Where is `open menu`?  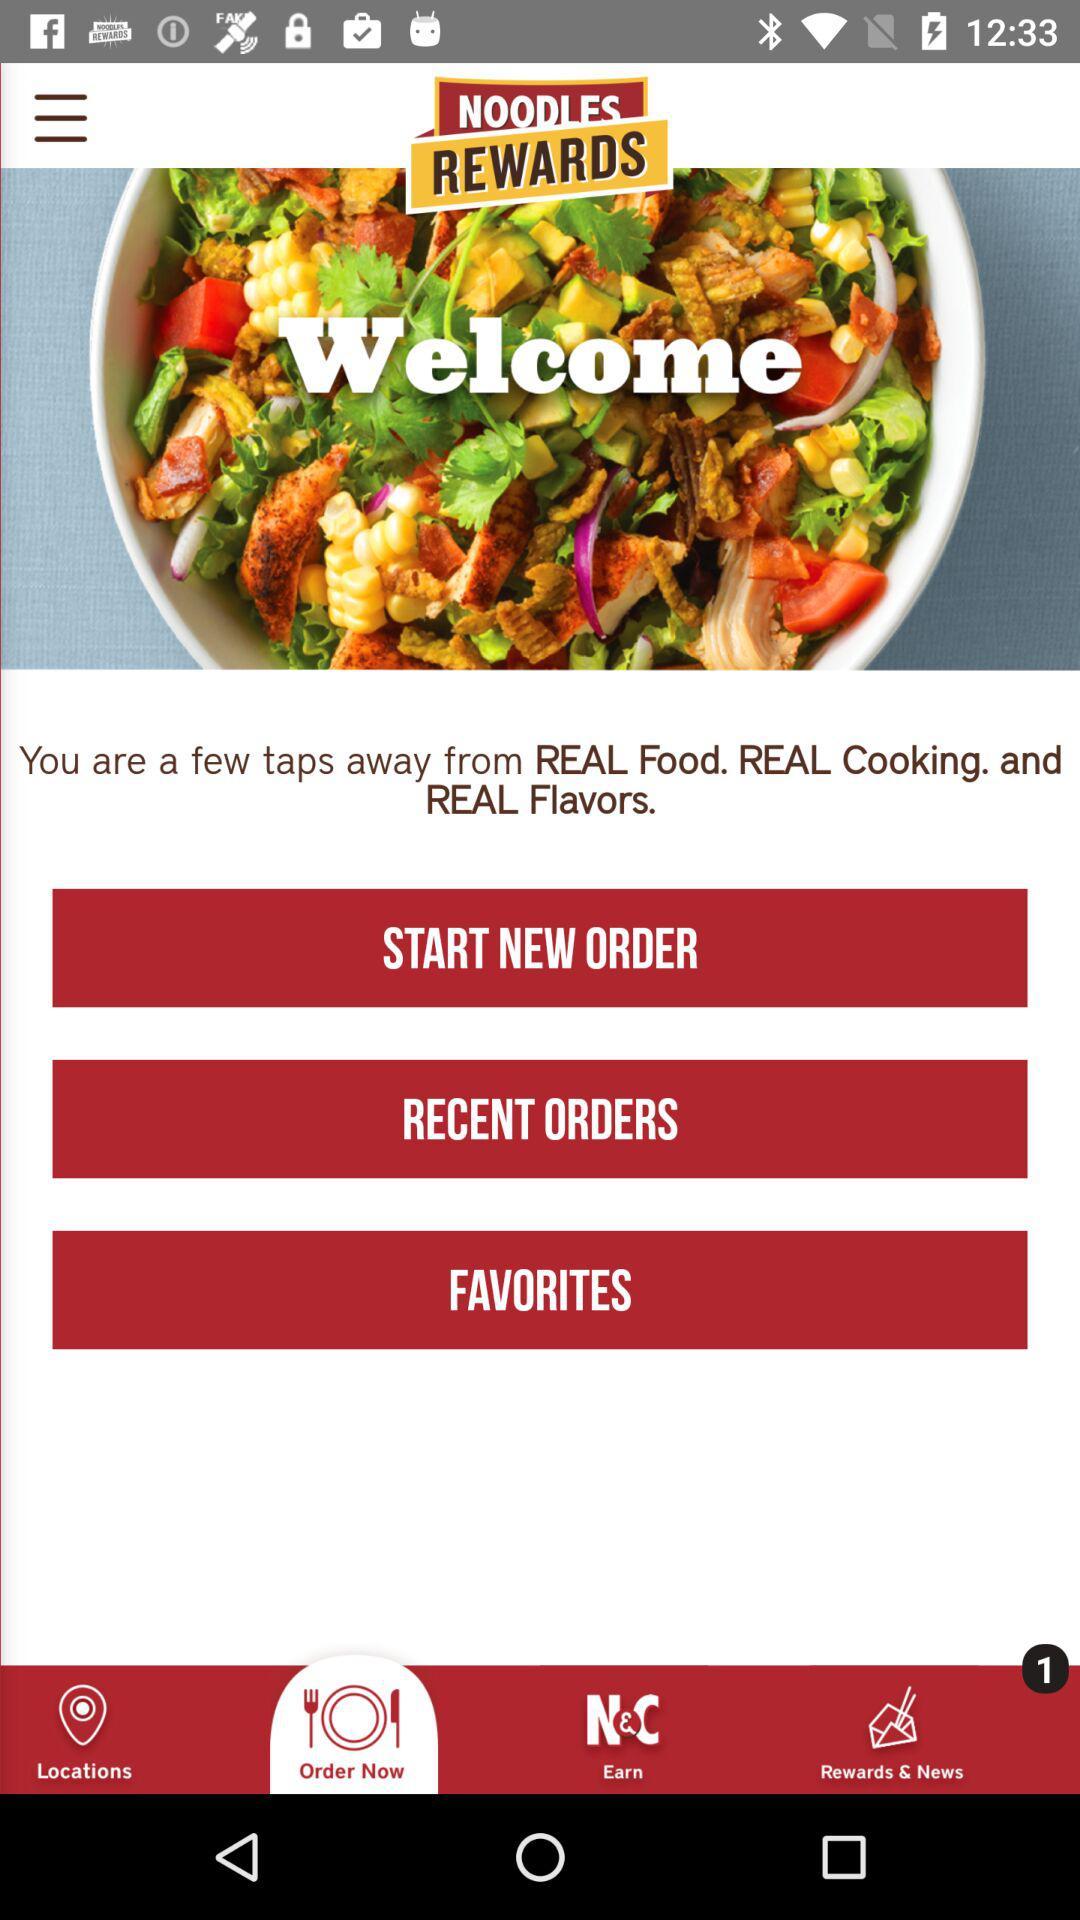 open menu is located at coordinates (59, 114).